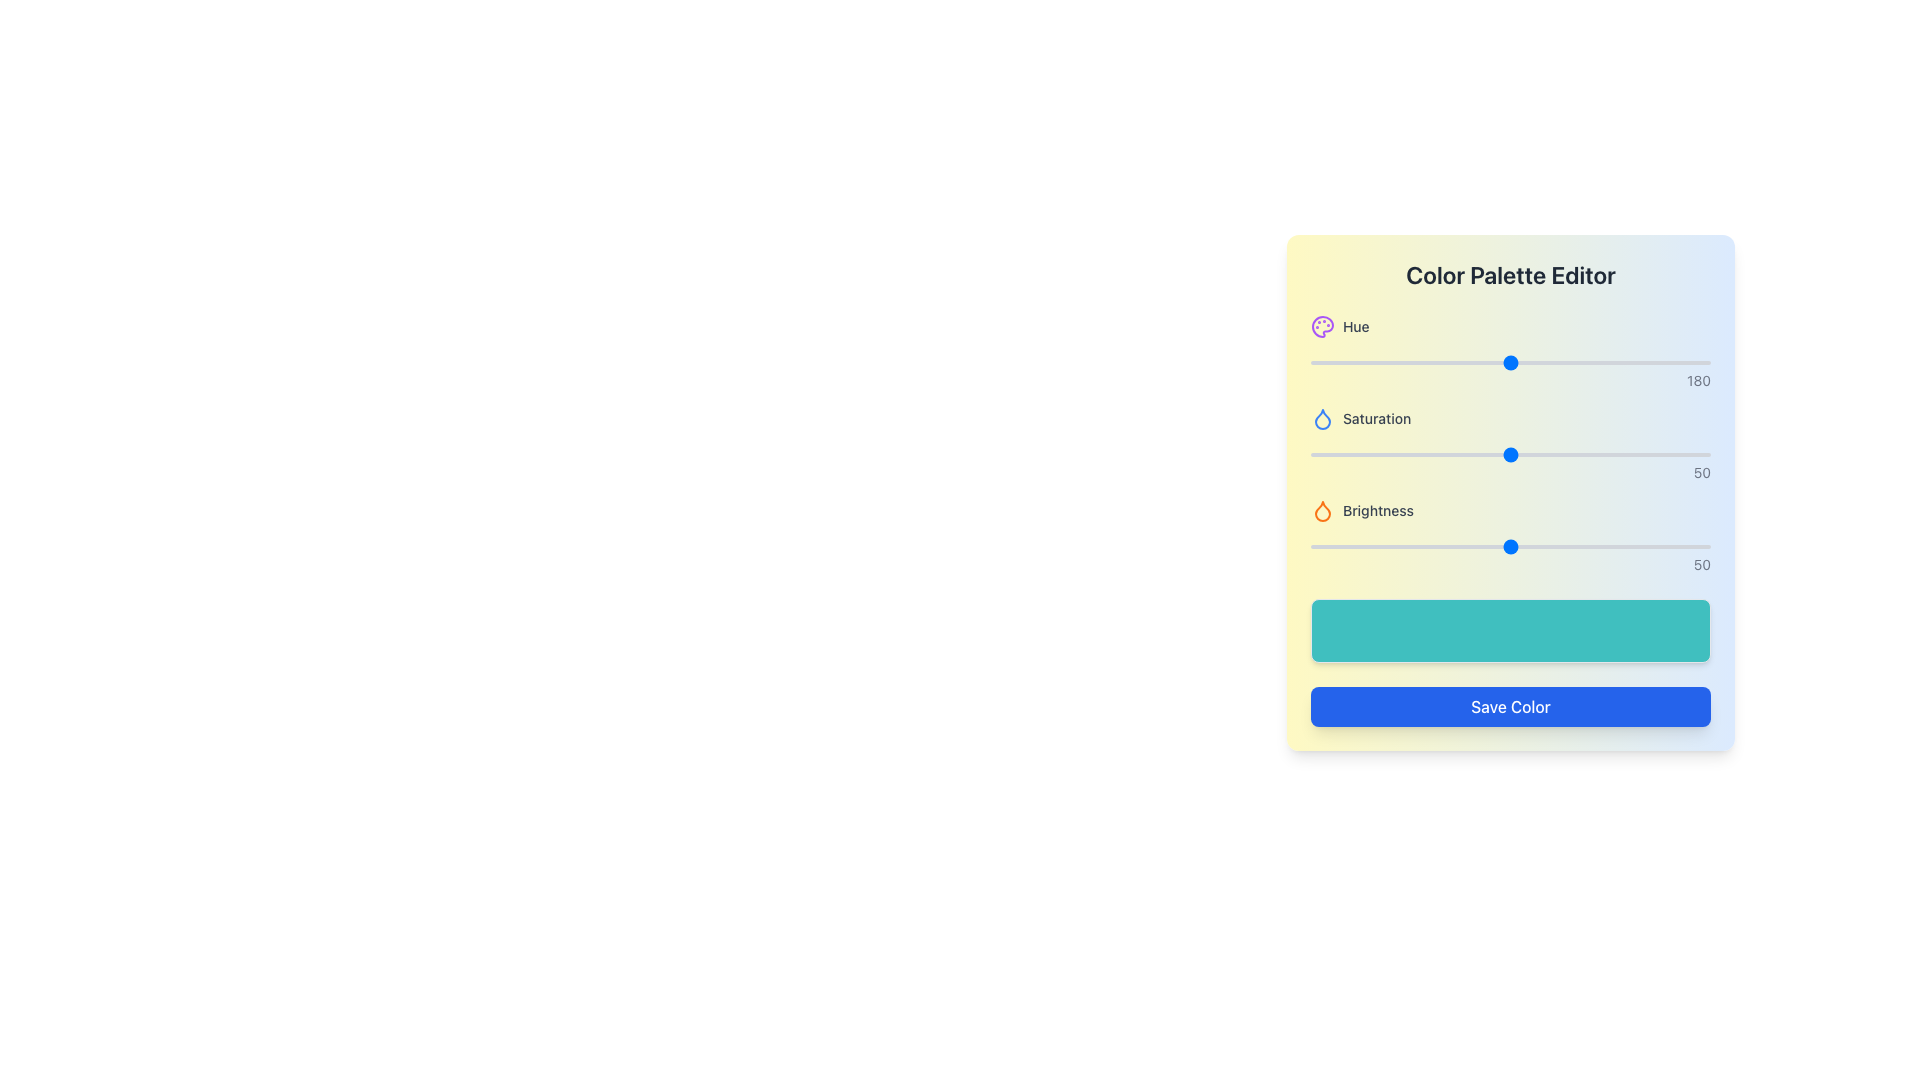  I want to click on brightness, so click(1569, 547).